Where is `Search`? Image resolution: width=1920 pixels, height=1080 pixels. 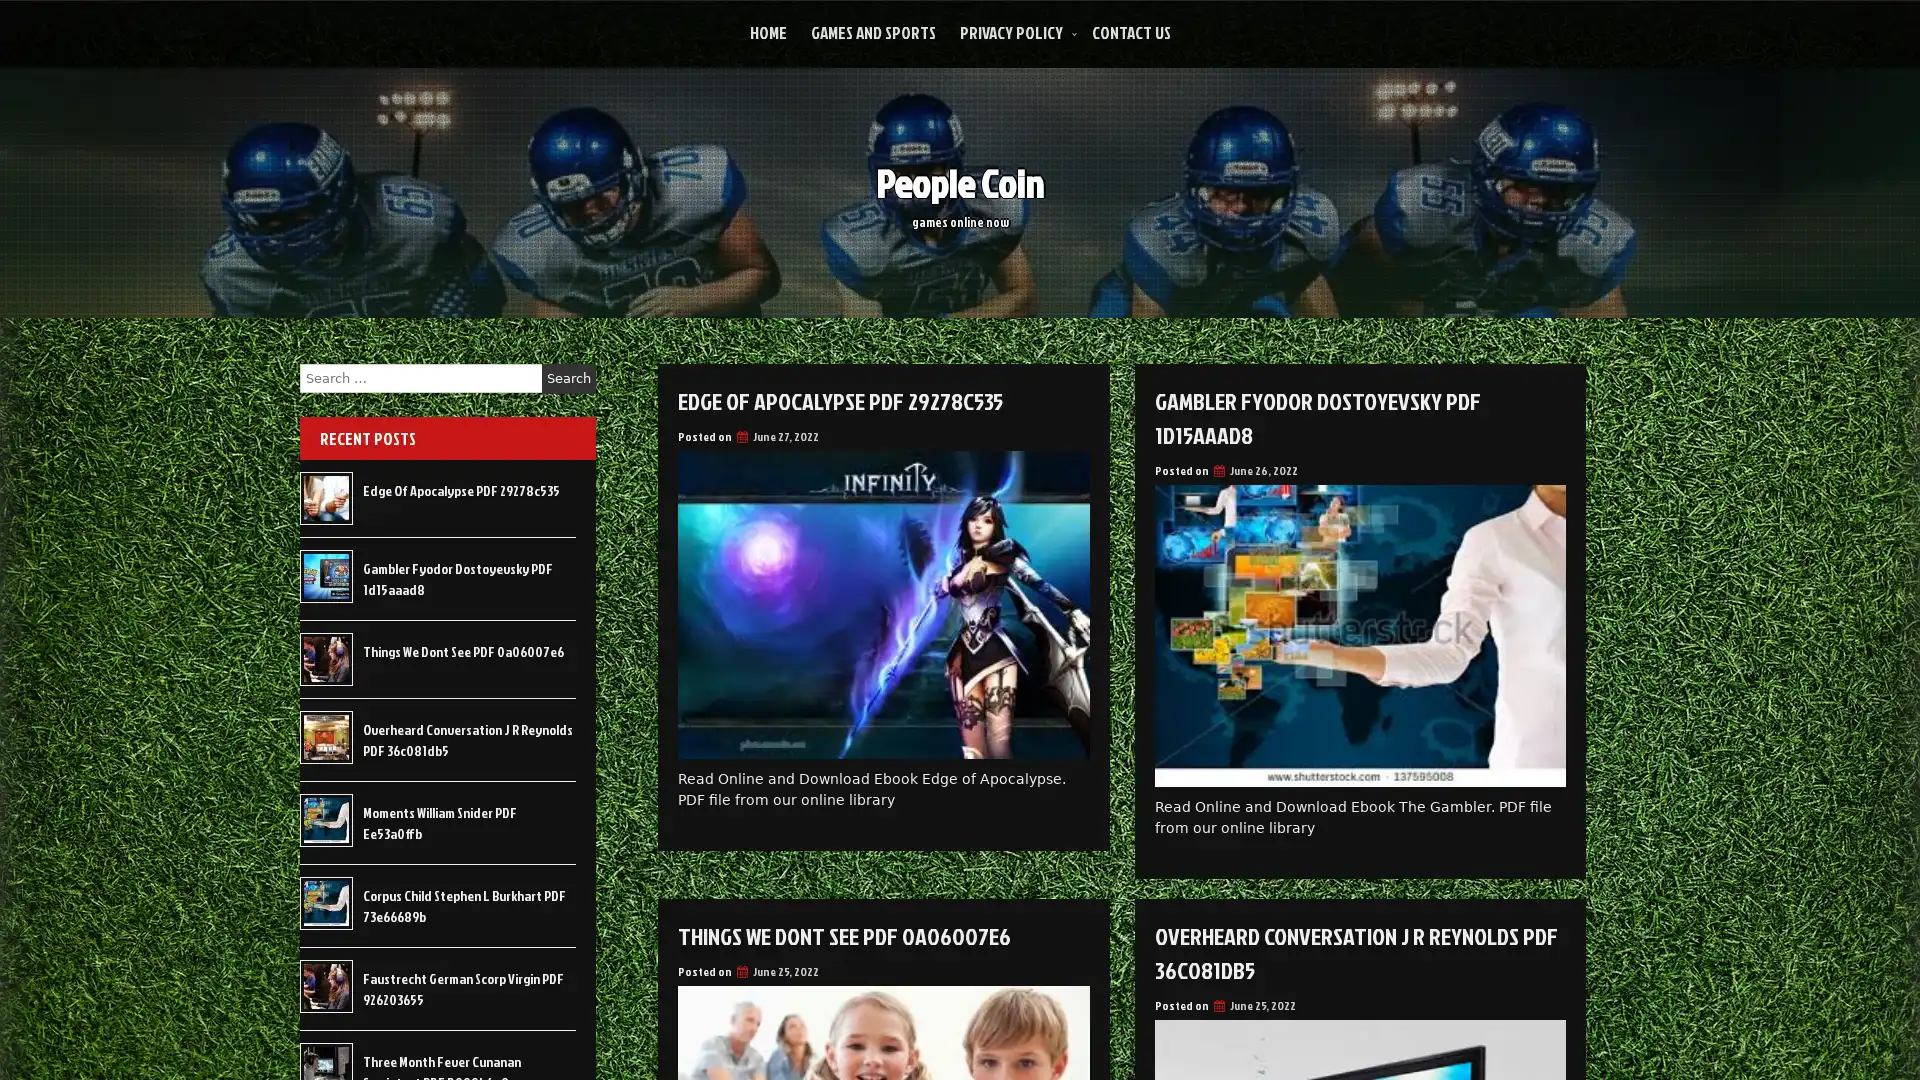 Search is located at coordinates (568, 378).